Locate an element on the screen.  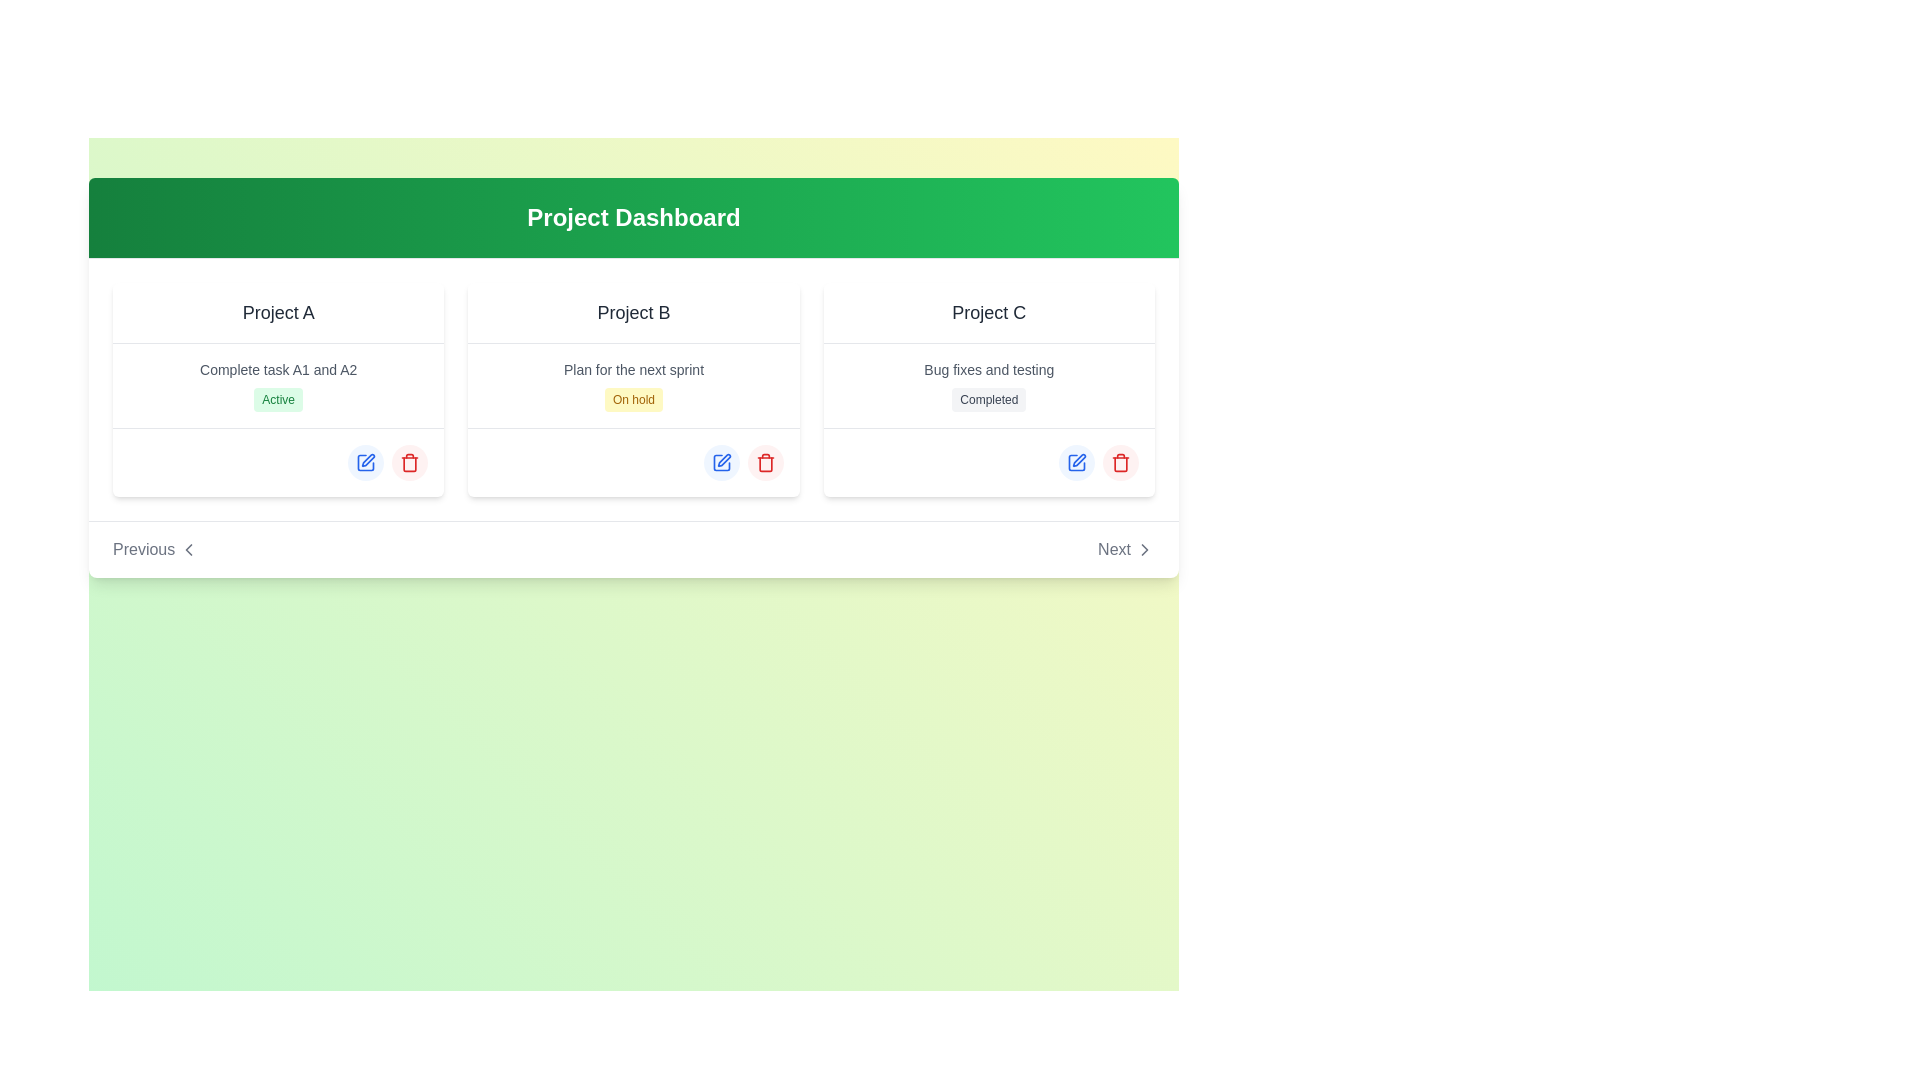
the Status Badge indicating the active status of 'Project A', located below the text 'Complete task A1 and A2' and above the blue and red buttons is located at coordinates (277, 389).